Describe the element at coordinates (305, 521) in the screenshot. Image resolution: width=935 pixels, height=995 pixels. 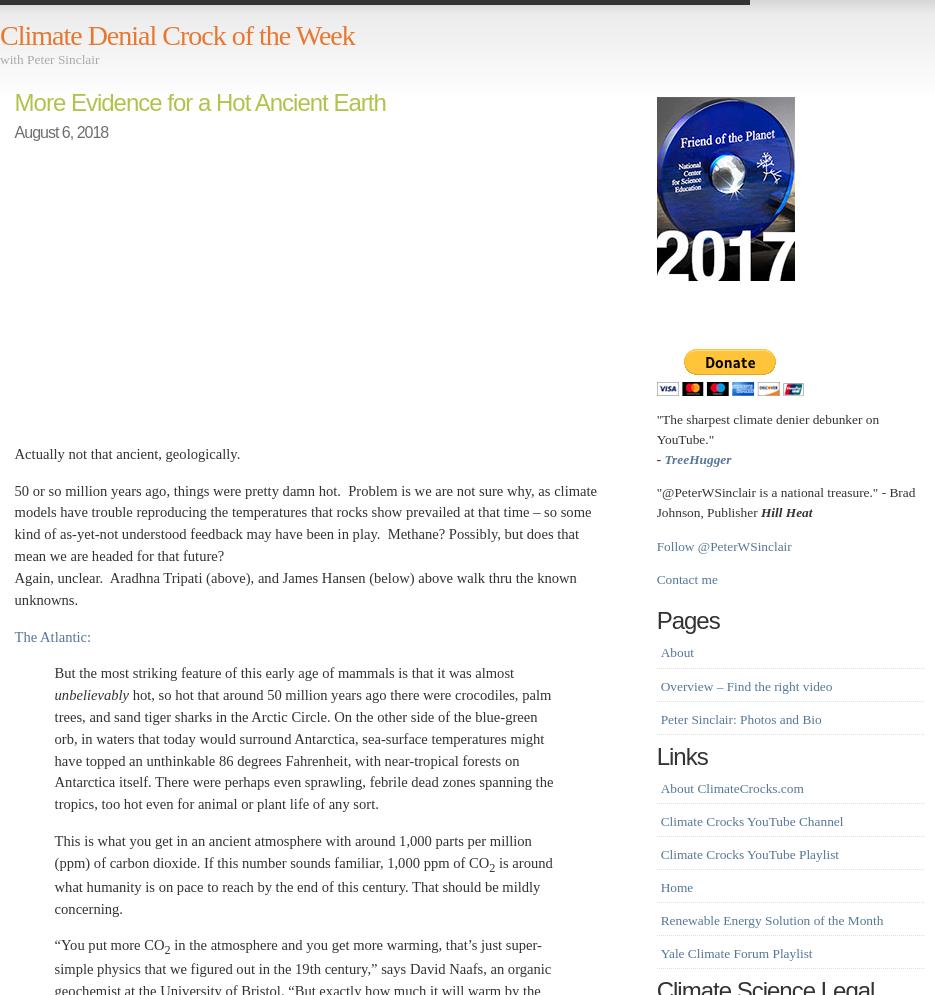
I see `'50 or so million years ago, things were pretty damn hot.  Problem is we are not sure why, as climate models have trouble reproducing the temperatures that rocks show prevailed at that time – so some kind of as-yet-not understood feedback may have been in play.  Methane? Possibly, but does that mean we are headed for that future?'` at that location.